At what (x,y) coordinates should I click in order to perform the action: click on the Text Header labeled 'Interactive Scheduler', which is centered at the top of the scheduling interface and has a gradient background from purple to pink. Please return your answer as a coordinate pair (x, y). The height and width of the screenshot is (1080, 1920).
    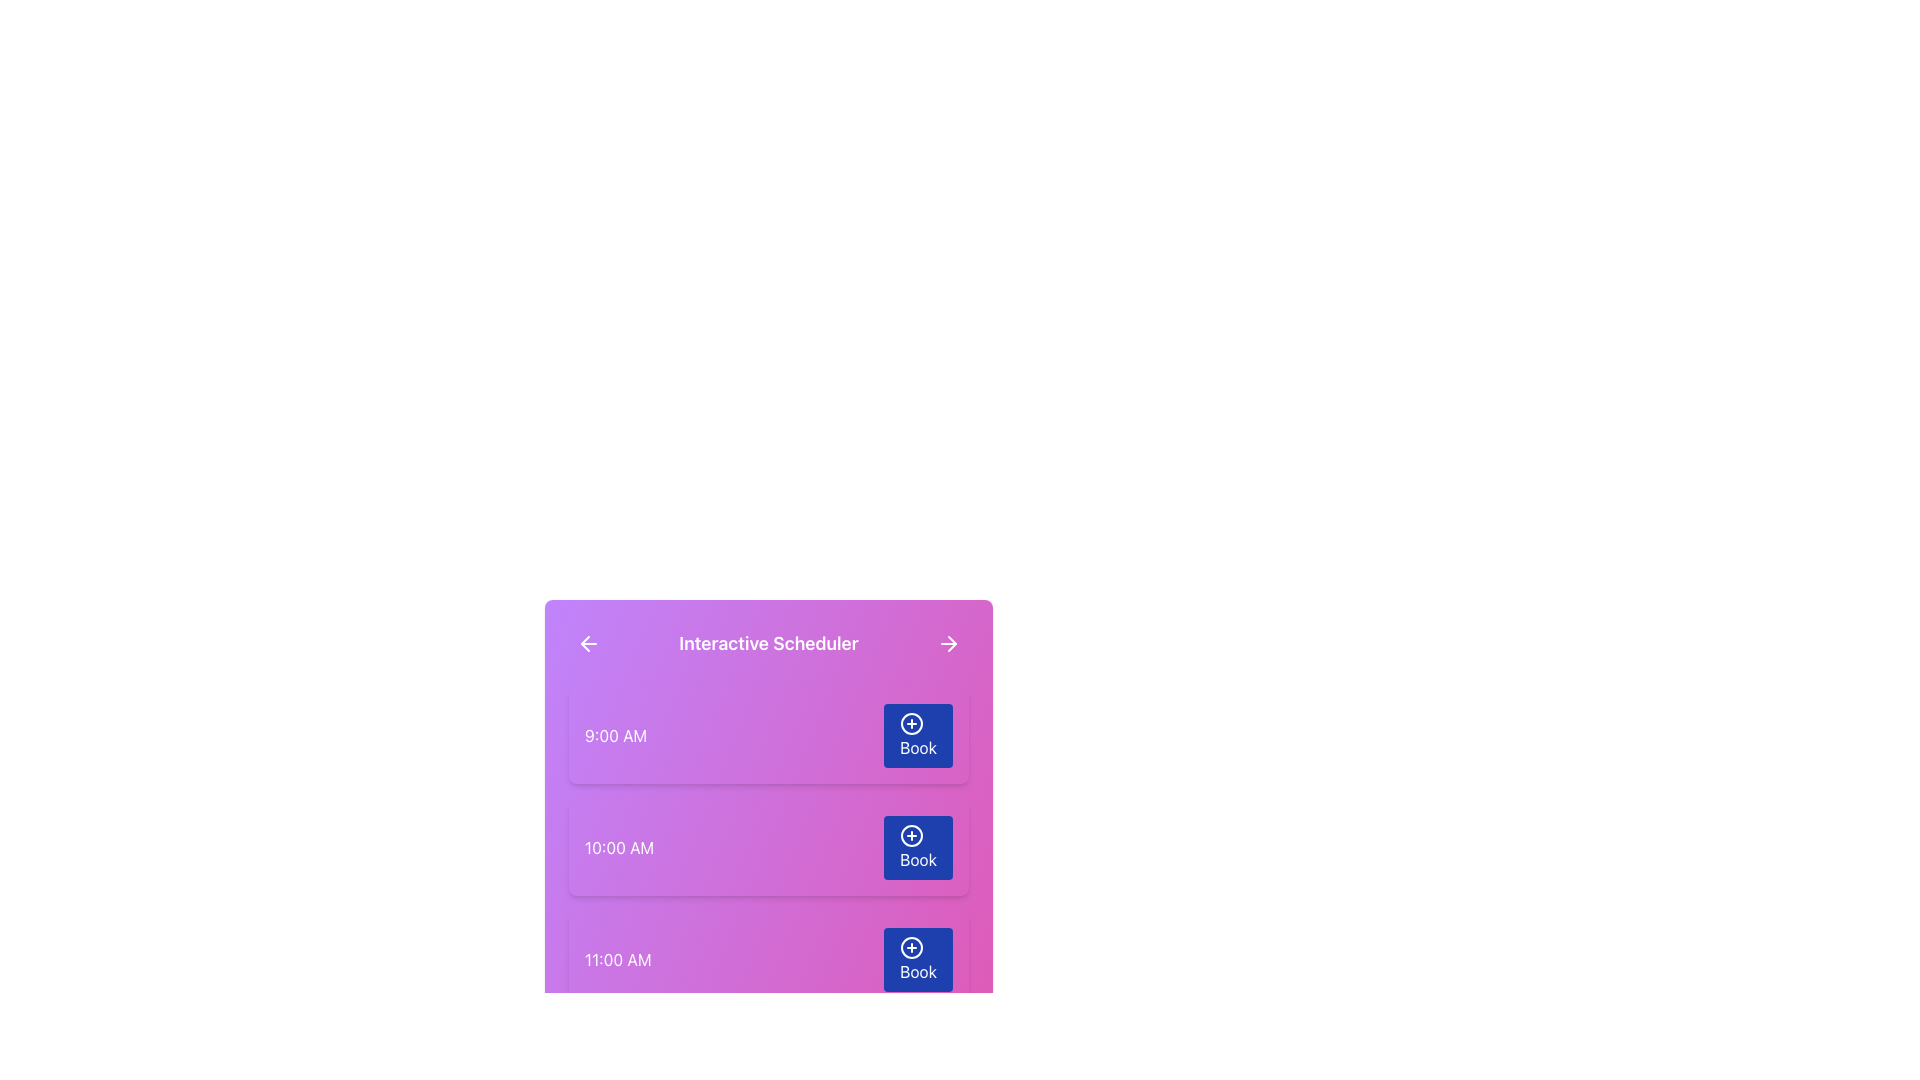
    Looking at the image, I should click on (767, 644).